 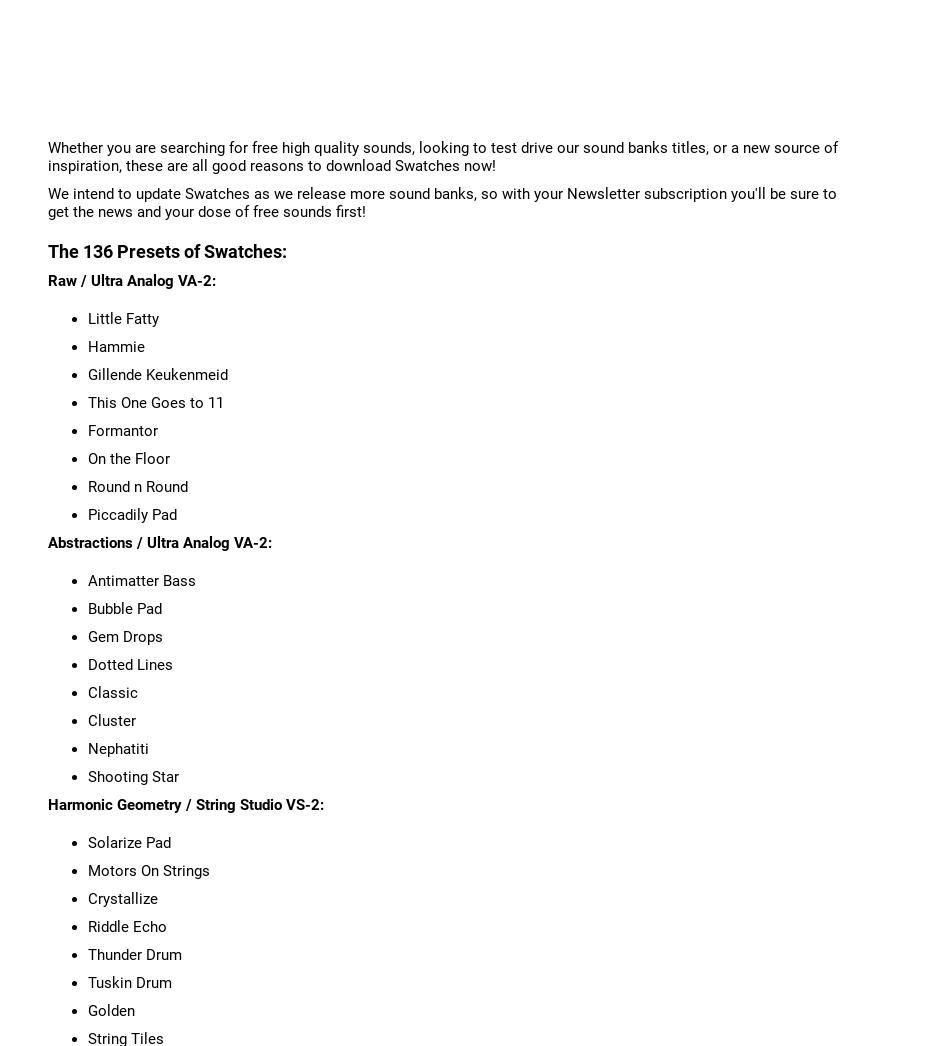 What do you see at coordinates (121, 897) in the screenshot?
I see `'Crystallize'` at bounding box center [121, 897].